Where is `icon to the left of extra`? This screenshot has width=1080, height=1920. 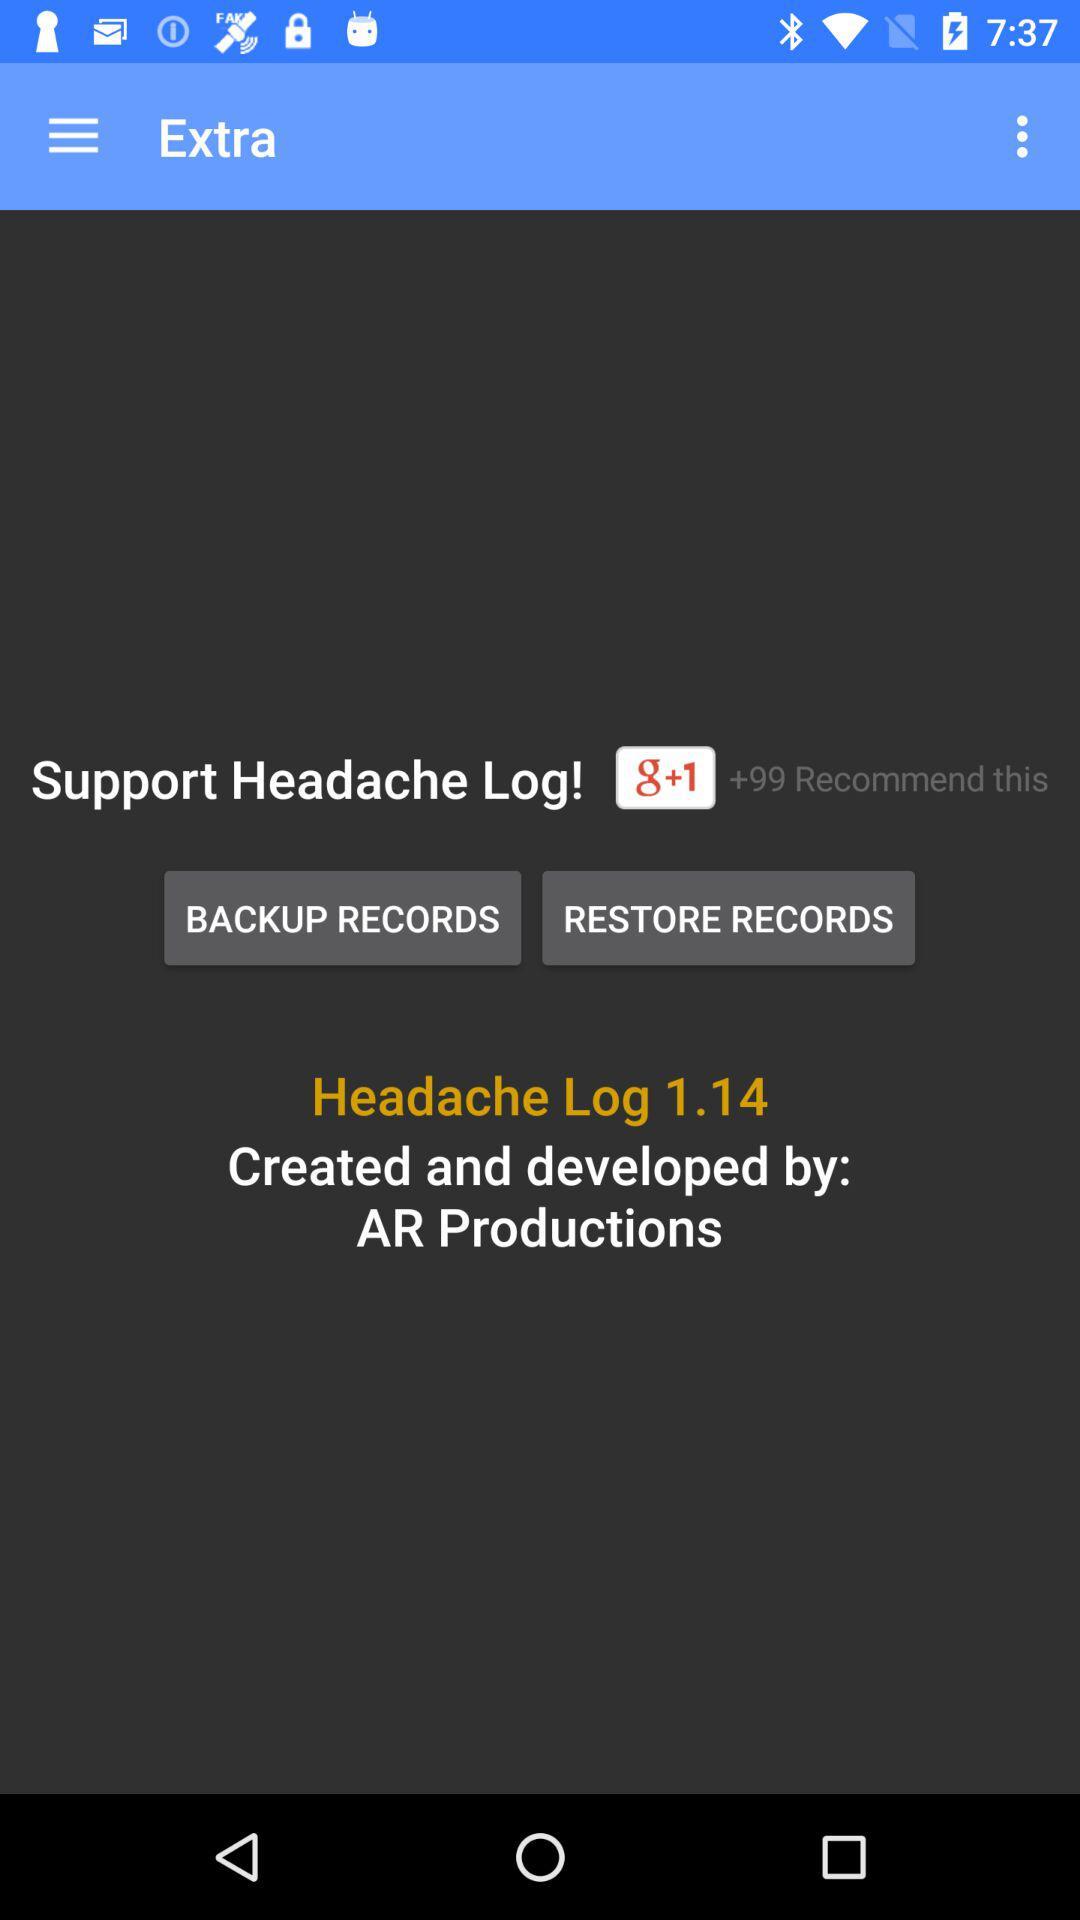
icon to the left of extra is located at coordinates (72, 135).